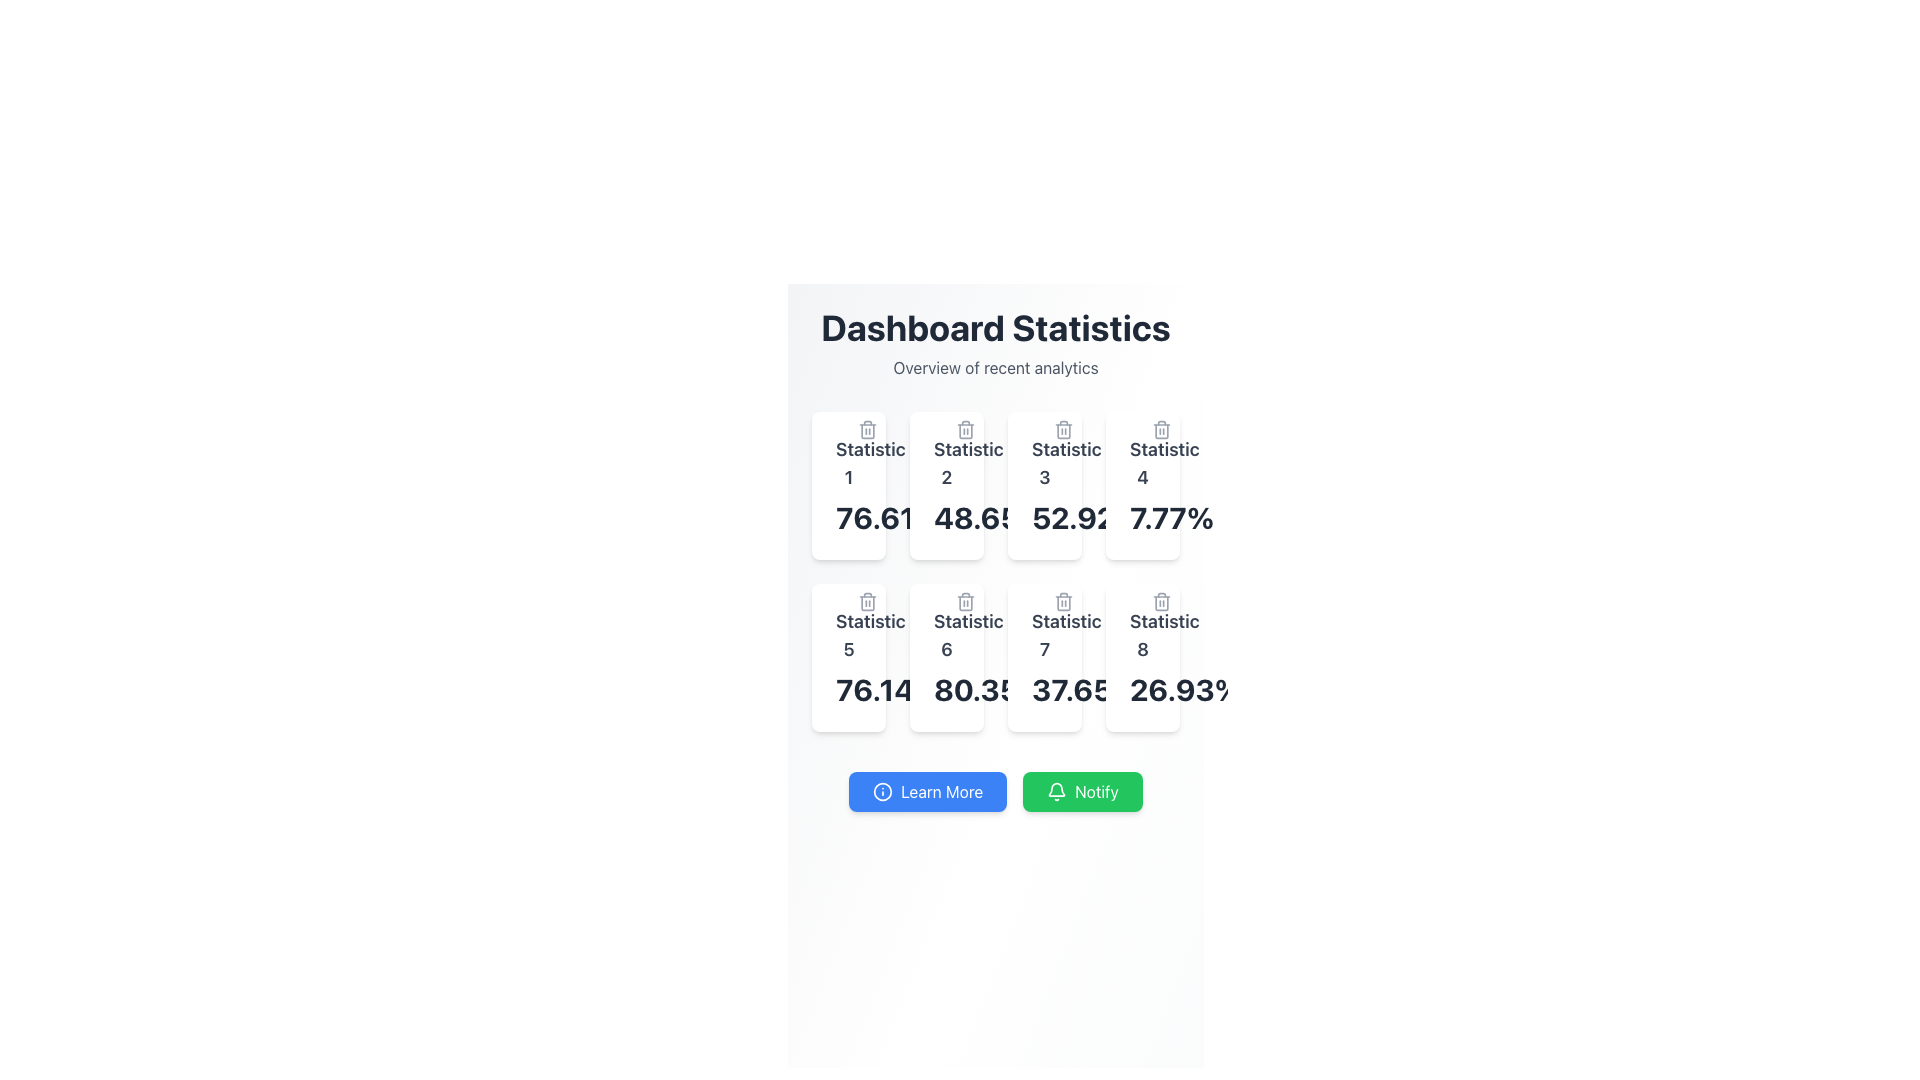 This screenshot has width=1920, height=1080. I want to click on the Text Label displaying the percentage value for 'Statistic 2' located in the second card of the top row under 'Dashboard Statistics', so click(945, 516).